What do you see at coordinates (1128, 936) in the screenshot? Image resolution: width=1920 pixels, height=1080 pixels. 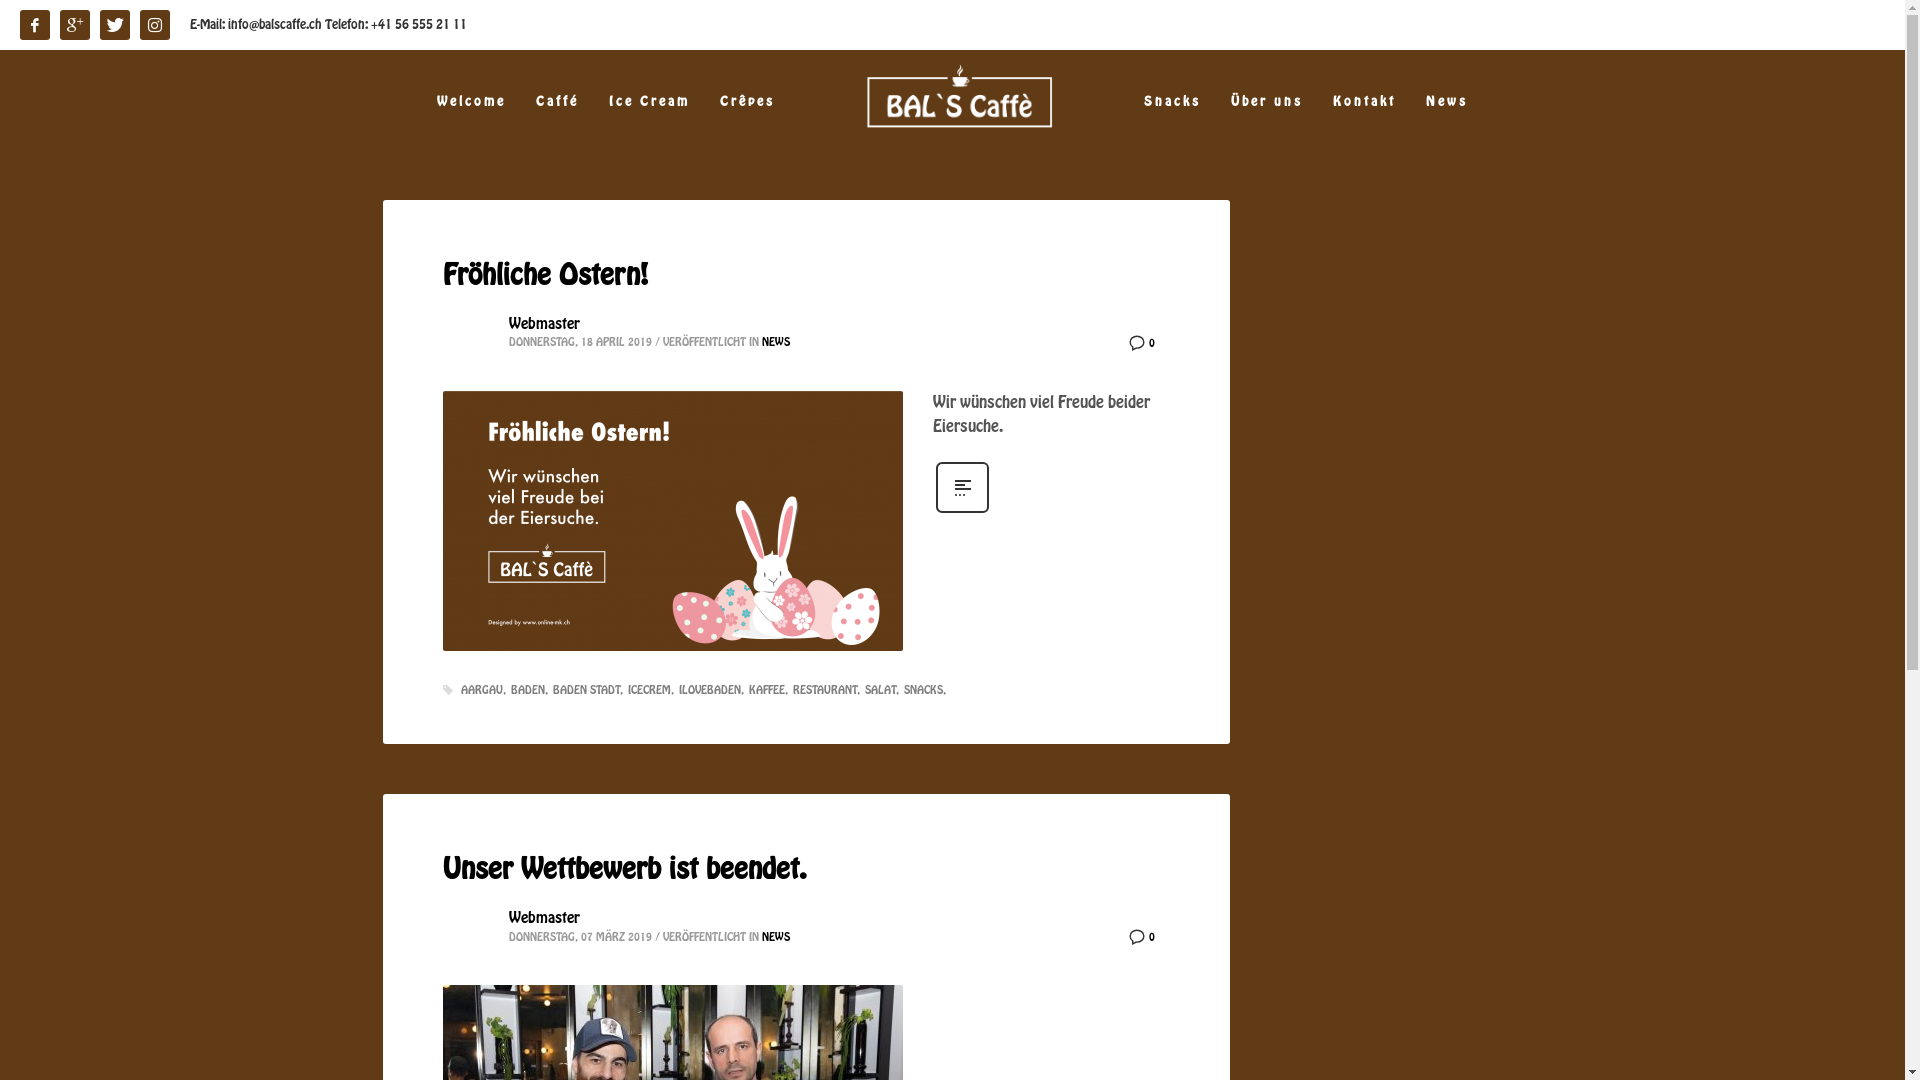 I see `'0'` at bounding box center [1128, 936].